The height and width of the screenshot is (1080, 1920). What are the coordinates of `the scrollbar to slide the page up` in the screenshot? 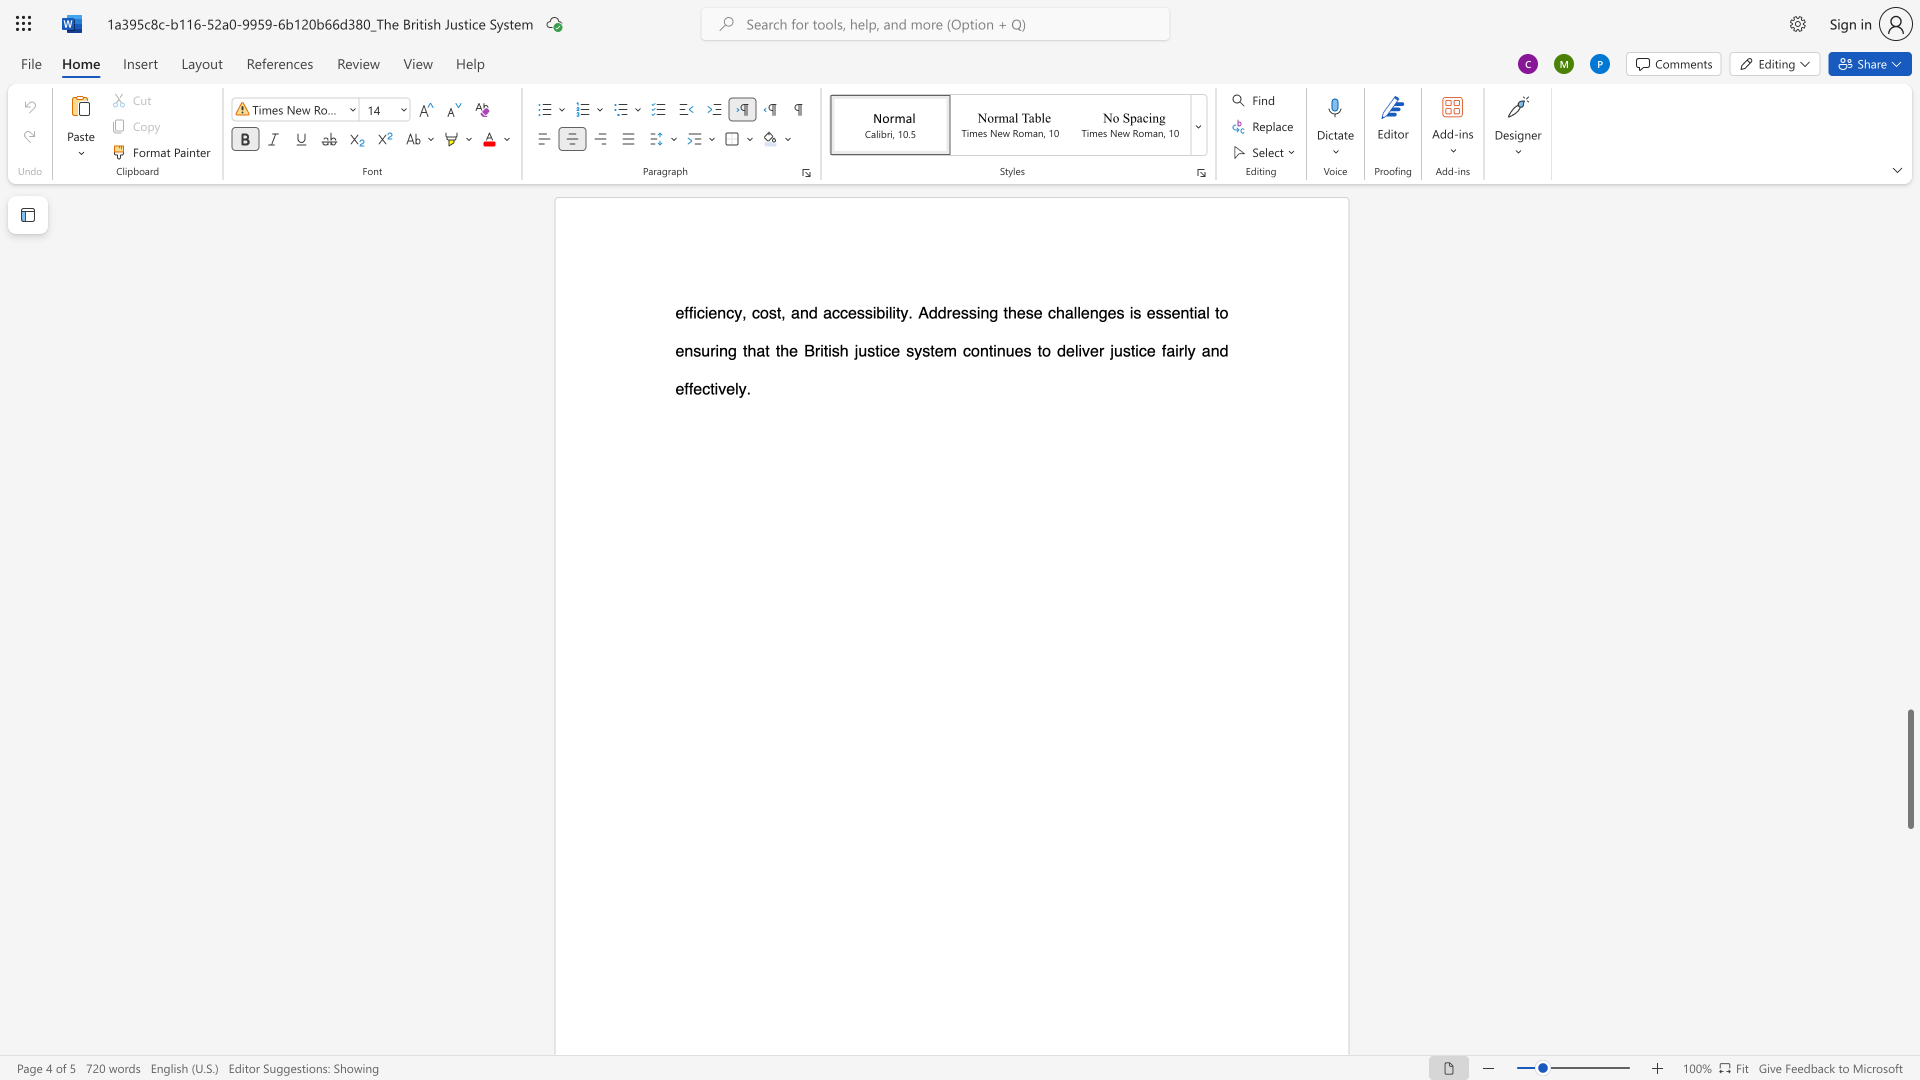 It's located at (1909, 419).